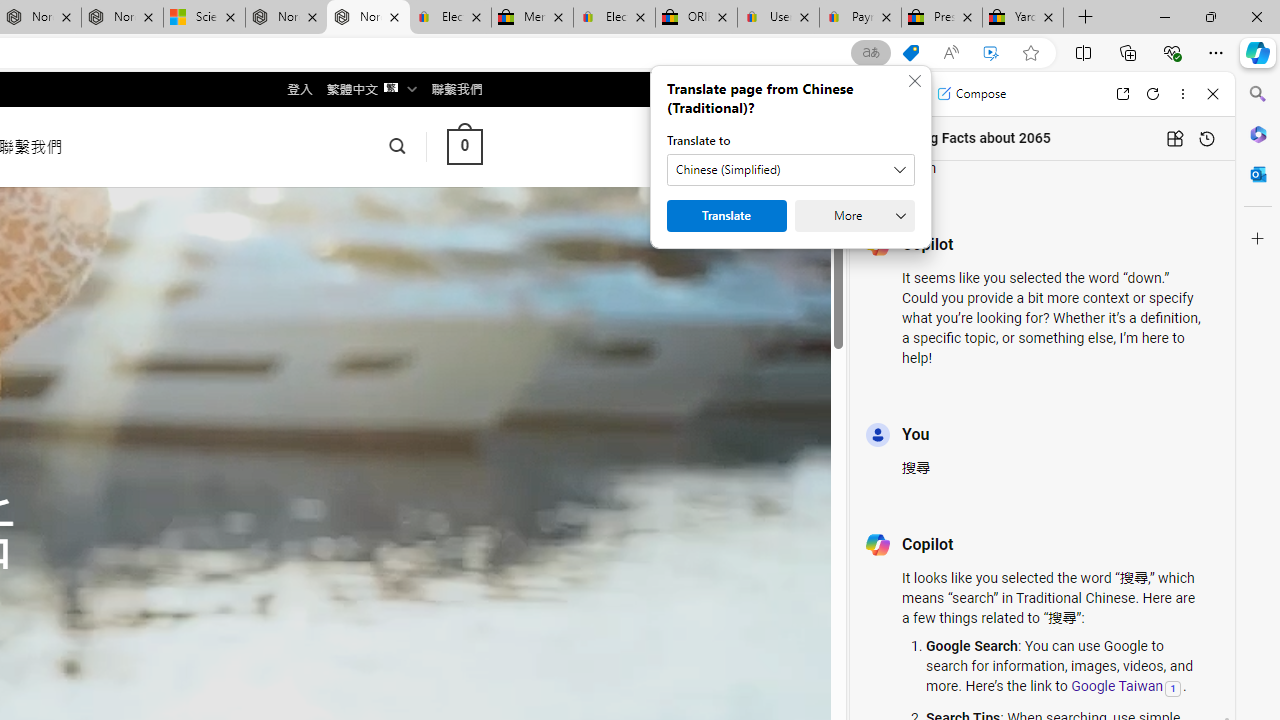 The height and width of the screenshot is (720, 1280). Describe the element at coordinates (726, 216) in the screenshot. I see `'Translate'` at that location.